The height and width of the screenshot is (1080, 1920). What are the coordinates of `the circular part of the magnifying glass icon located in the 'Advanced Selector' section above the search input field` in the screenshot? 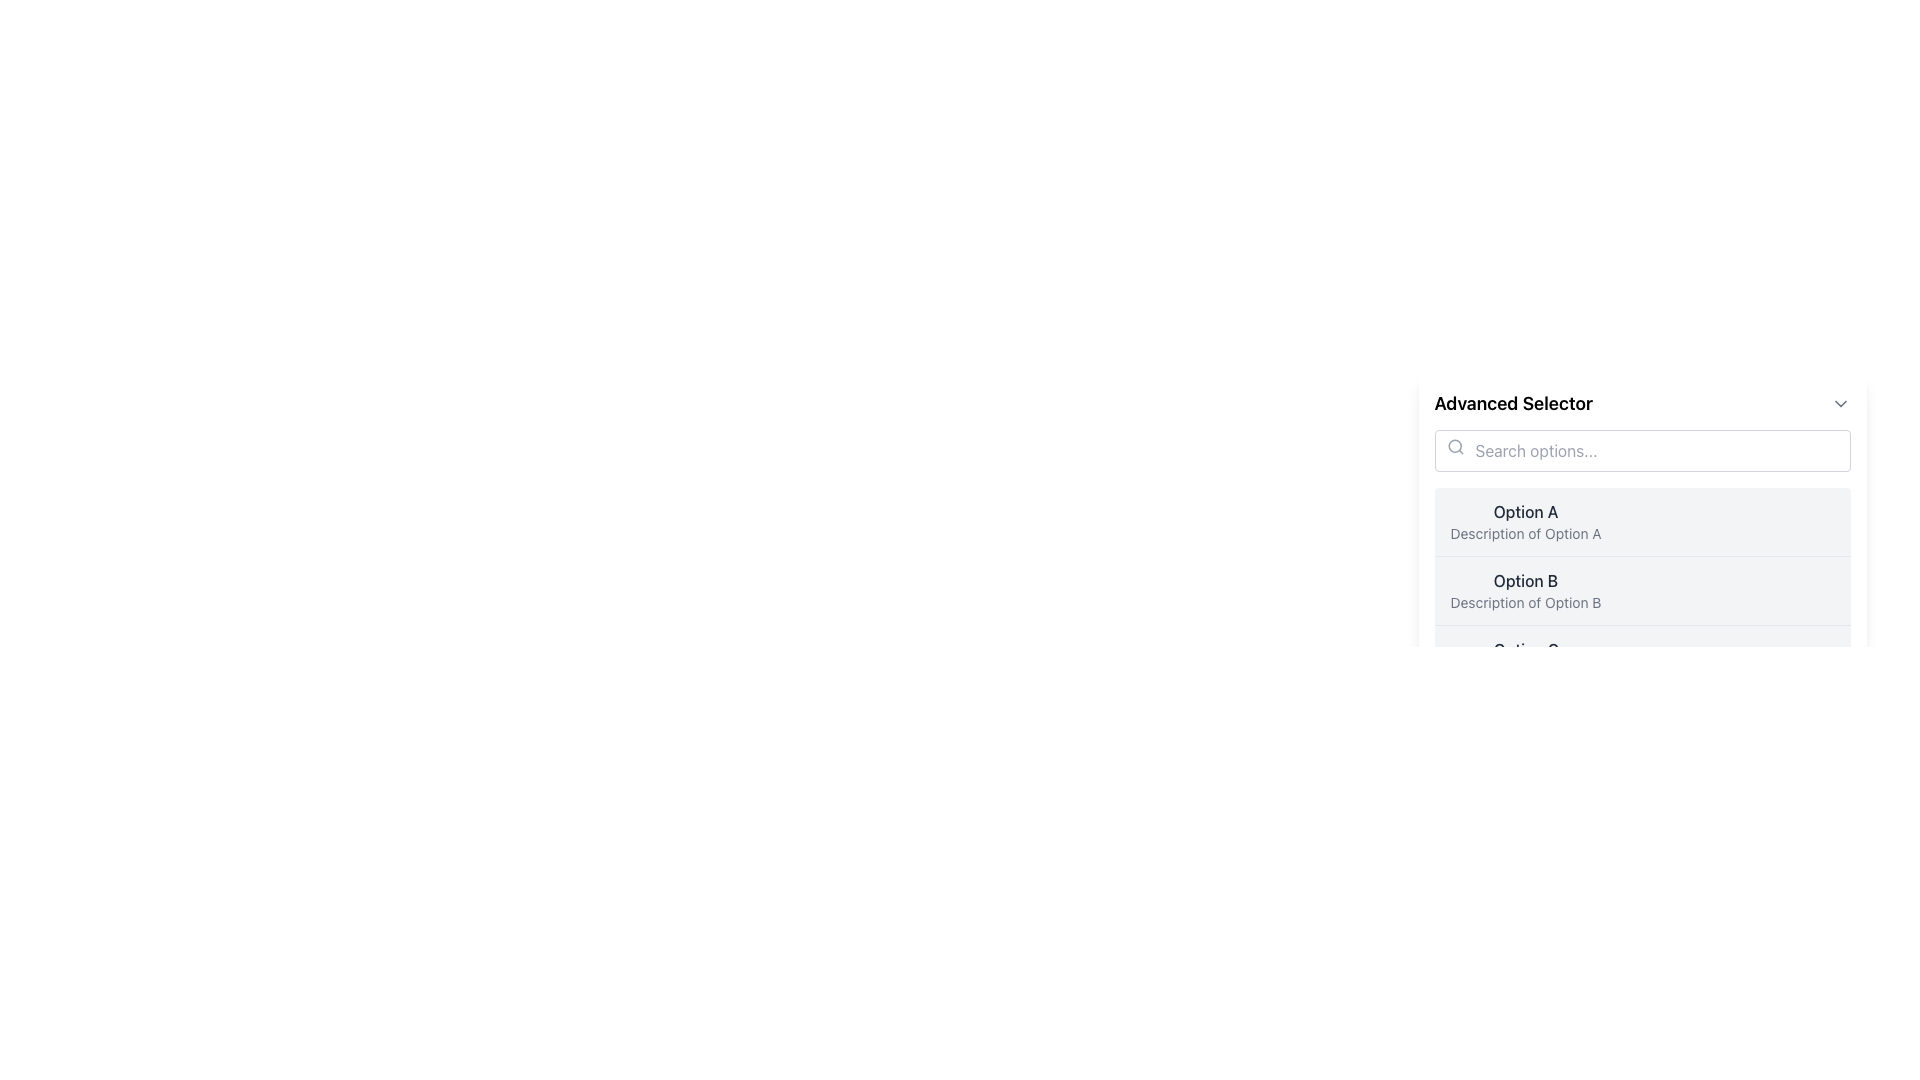 It's located at (1454, 445).